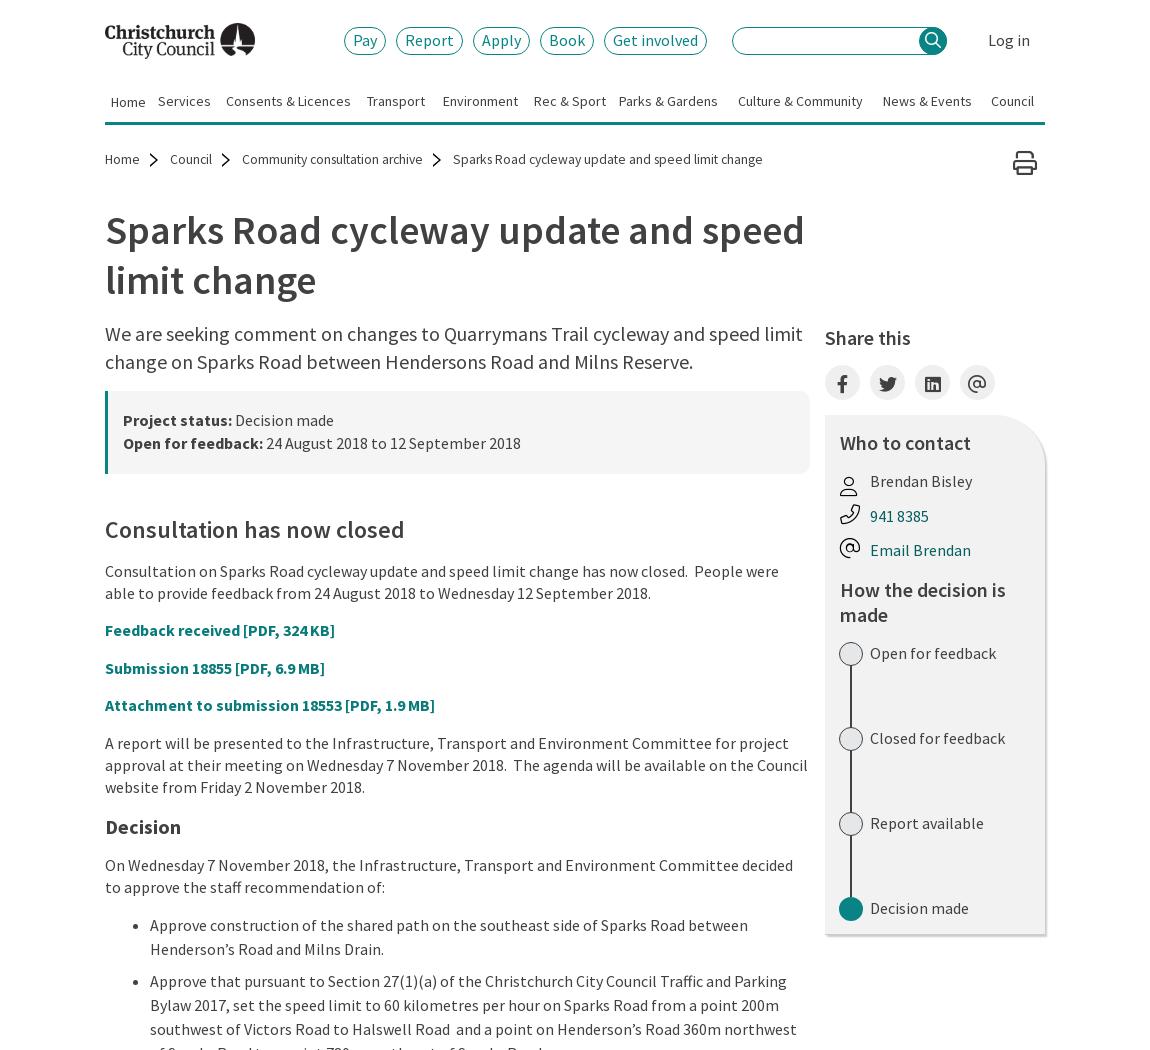  Describe the element at coordinates (167, 665) in the screenshot. I see `'Submission 18855'` at that location.